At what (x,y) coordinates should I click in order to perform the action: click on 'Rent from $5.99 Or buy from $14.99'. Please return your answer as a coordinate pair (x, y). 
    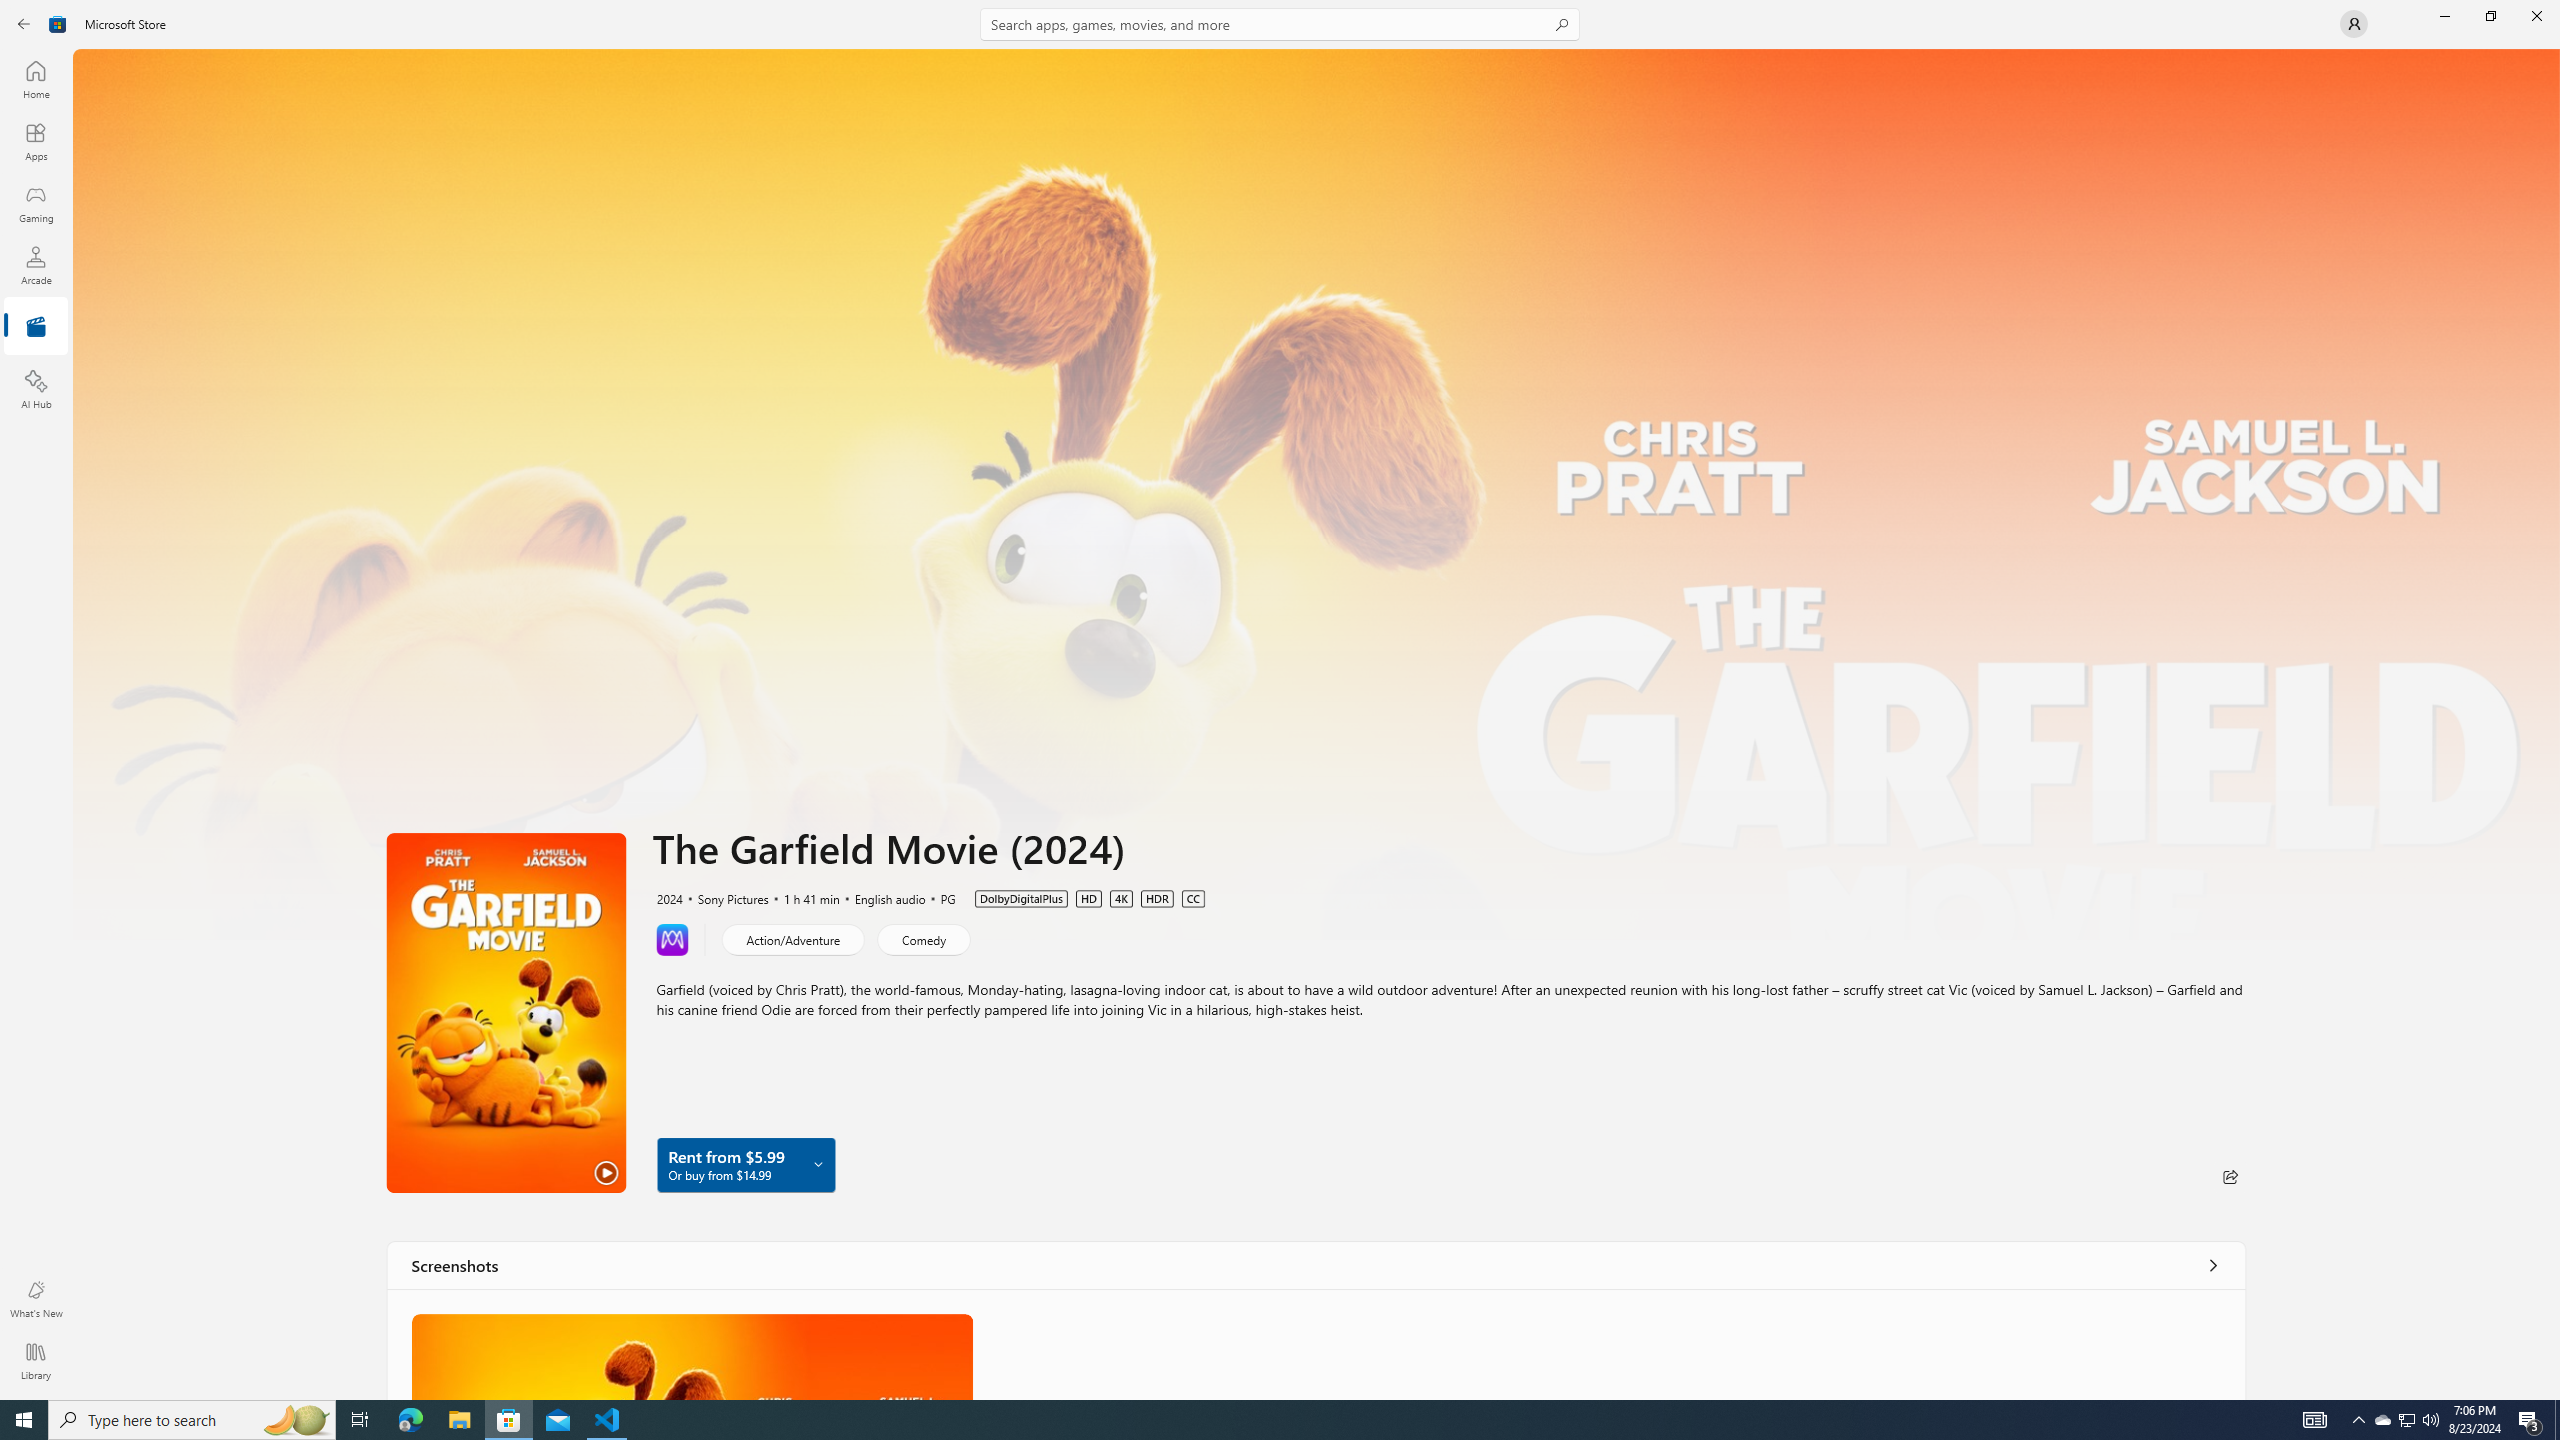
    Looking at the image, I should click on (745, 1164).